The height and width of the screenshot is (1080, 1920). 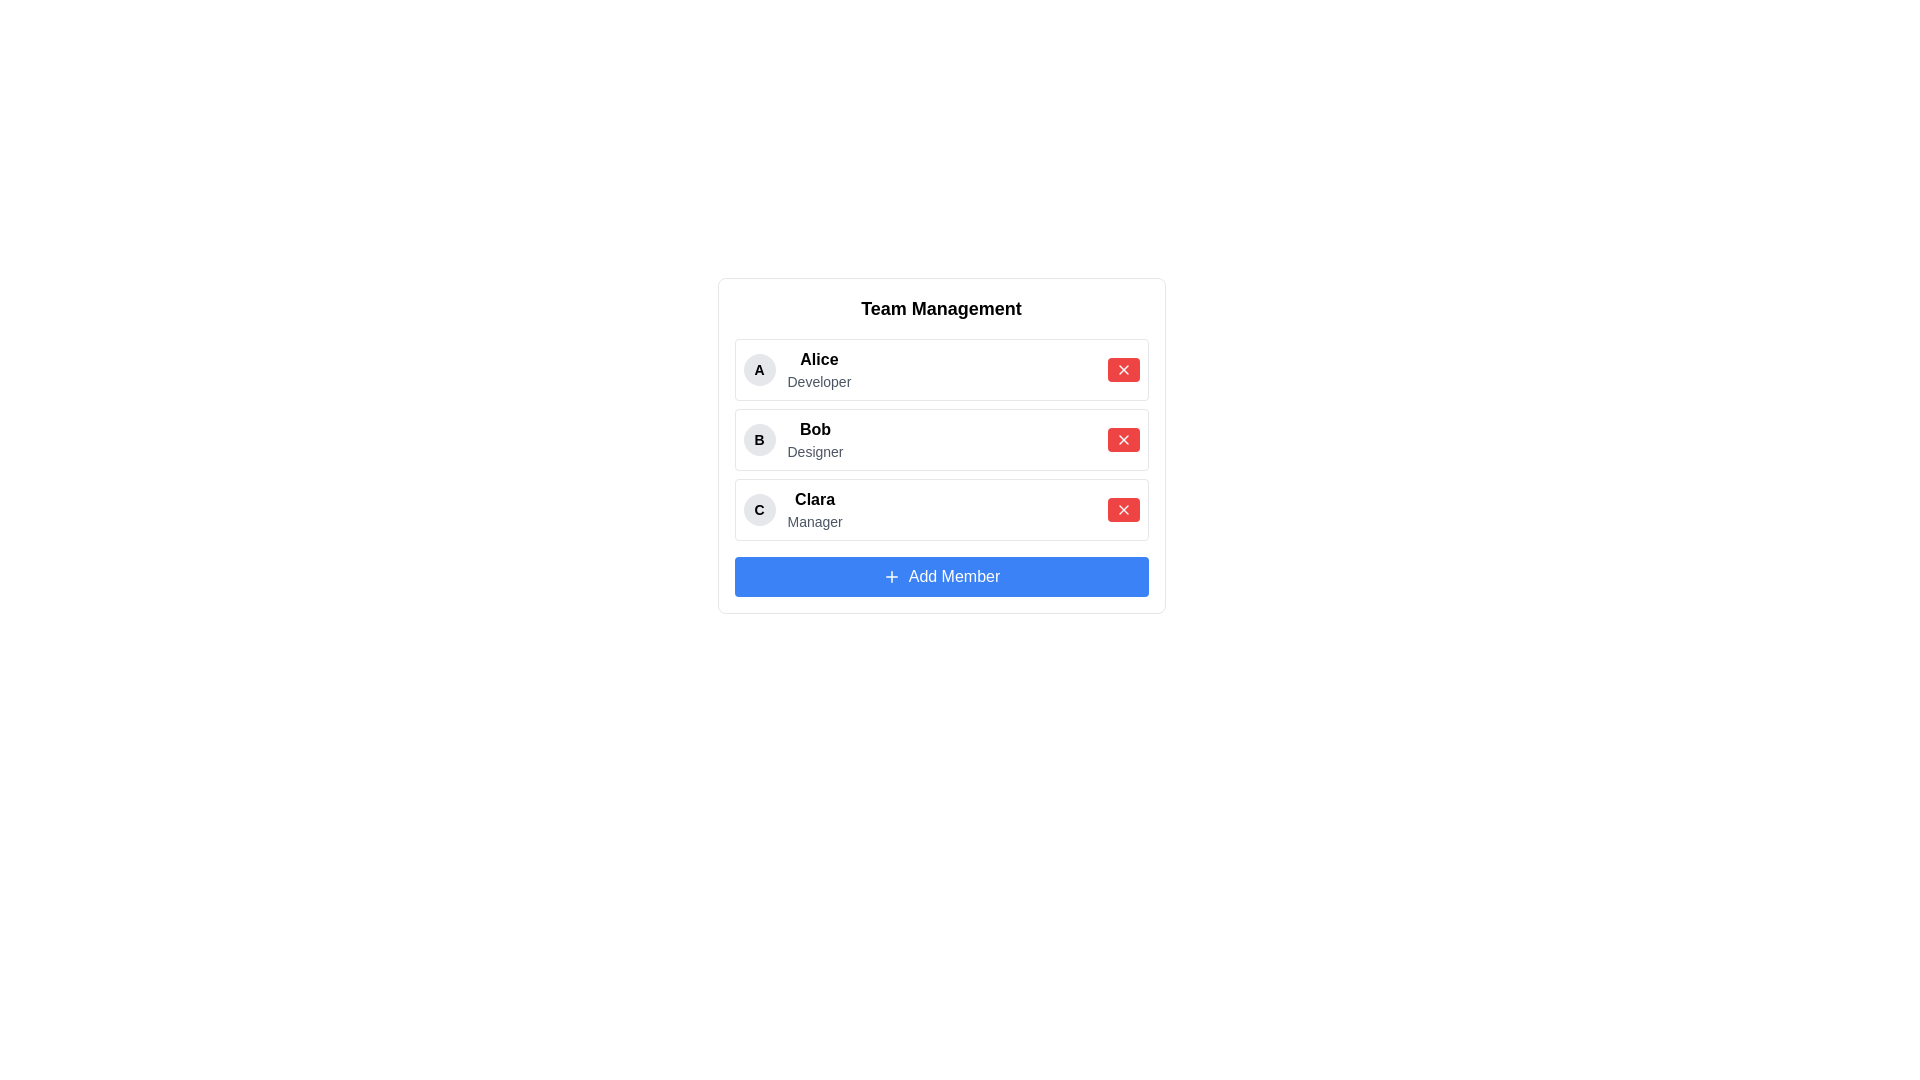 What do you see at coordinates (1123, 438) in the screenshot?
I see `the delete button associated with 'Bob Designer'` at bounding box center [1123, 438].